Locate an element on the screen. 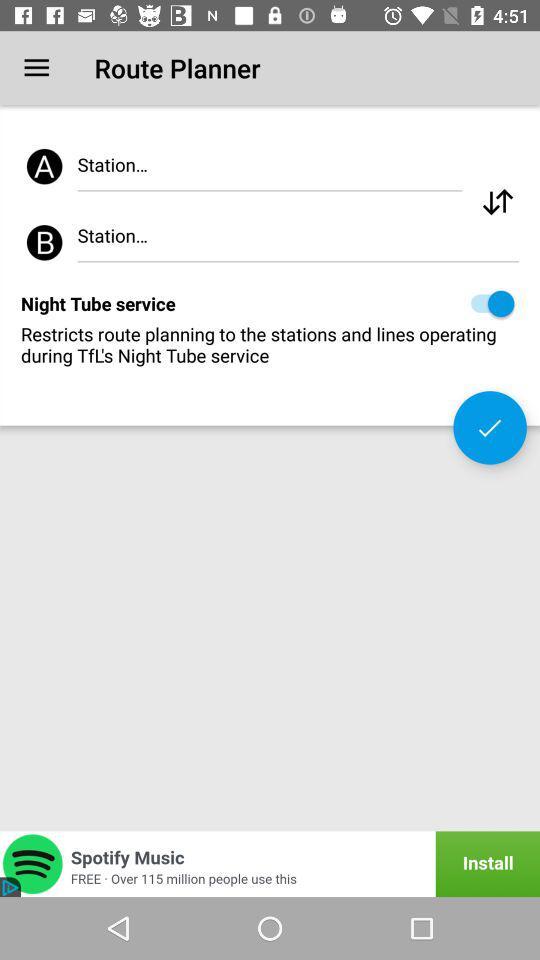 The height and width of the screenshot is (960, 540). approve is located at coordinates (489, 427).